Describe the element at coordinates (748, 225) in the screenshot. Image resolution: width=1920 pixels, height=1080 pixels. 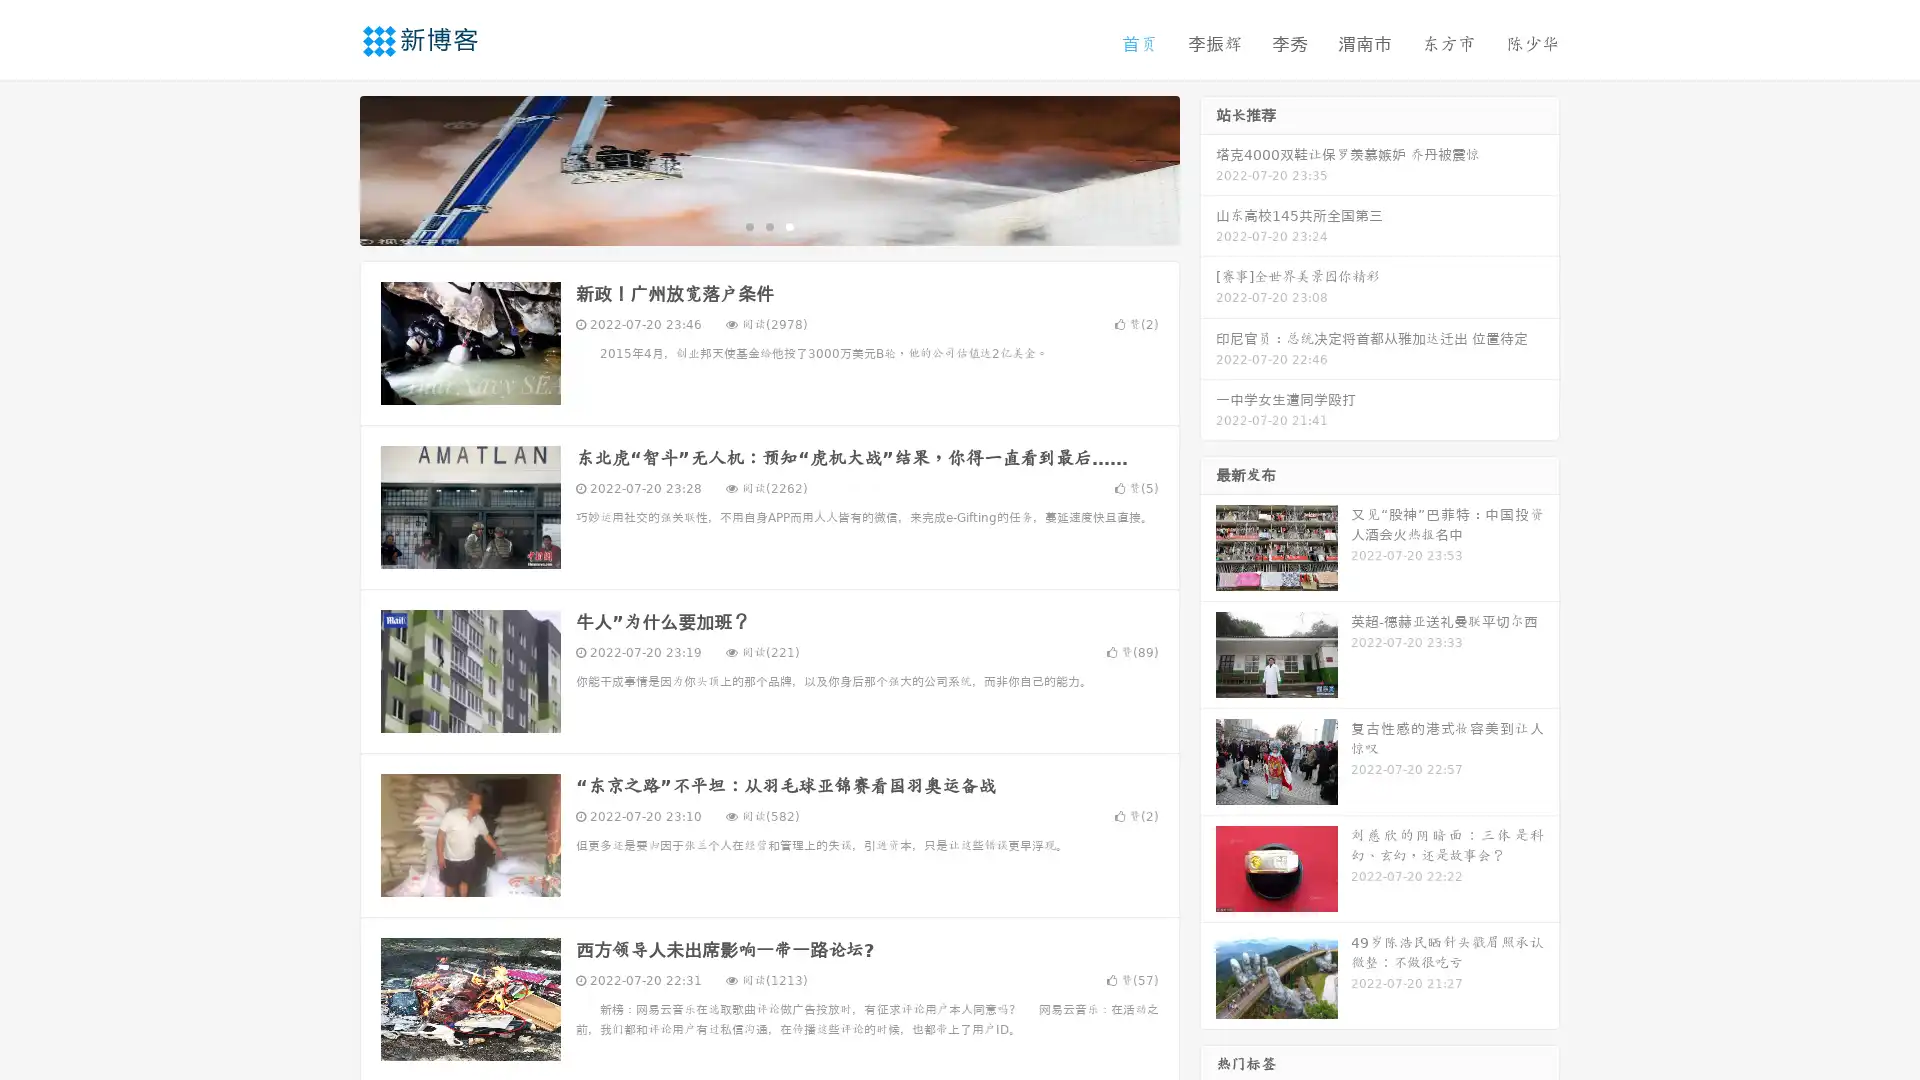
I see `Go to slide 1` at that location.